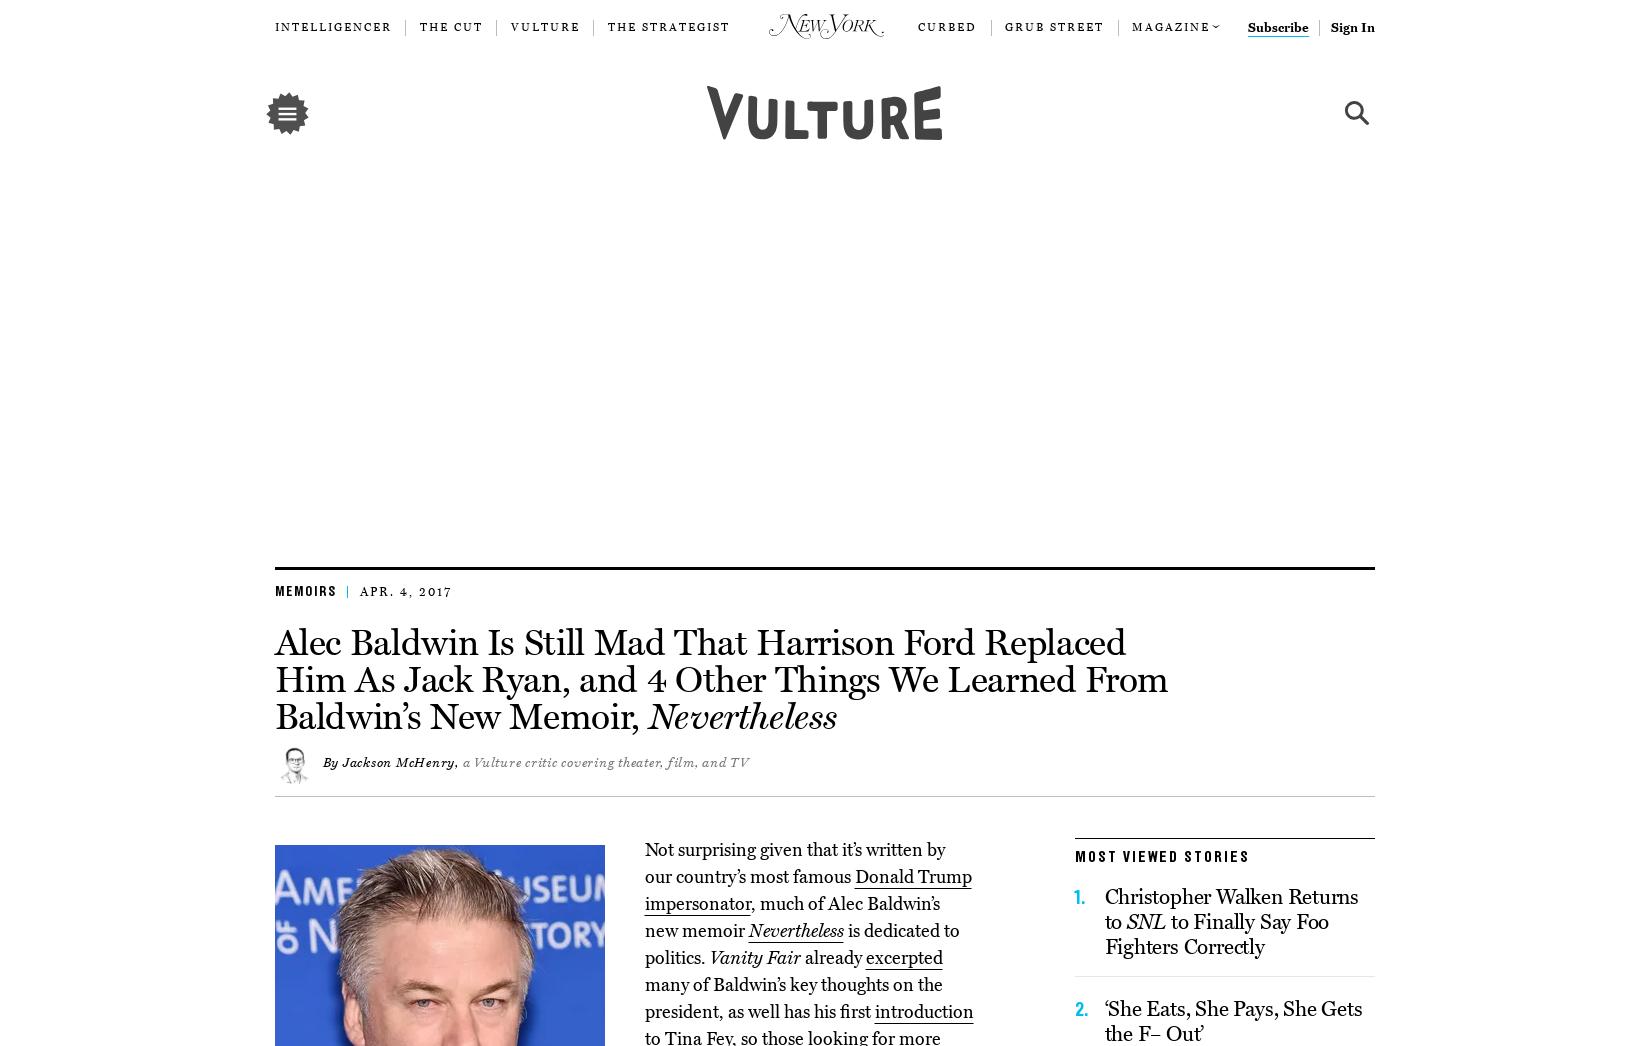 This screenshot has height=1046, width=1649. I want to click on 'Vanity Fair', so click(754, 955).